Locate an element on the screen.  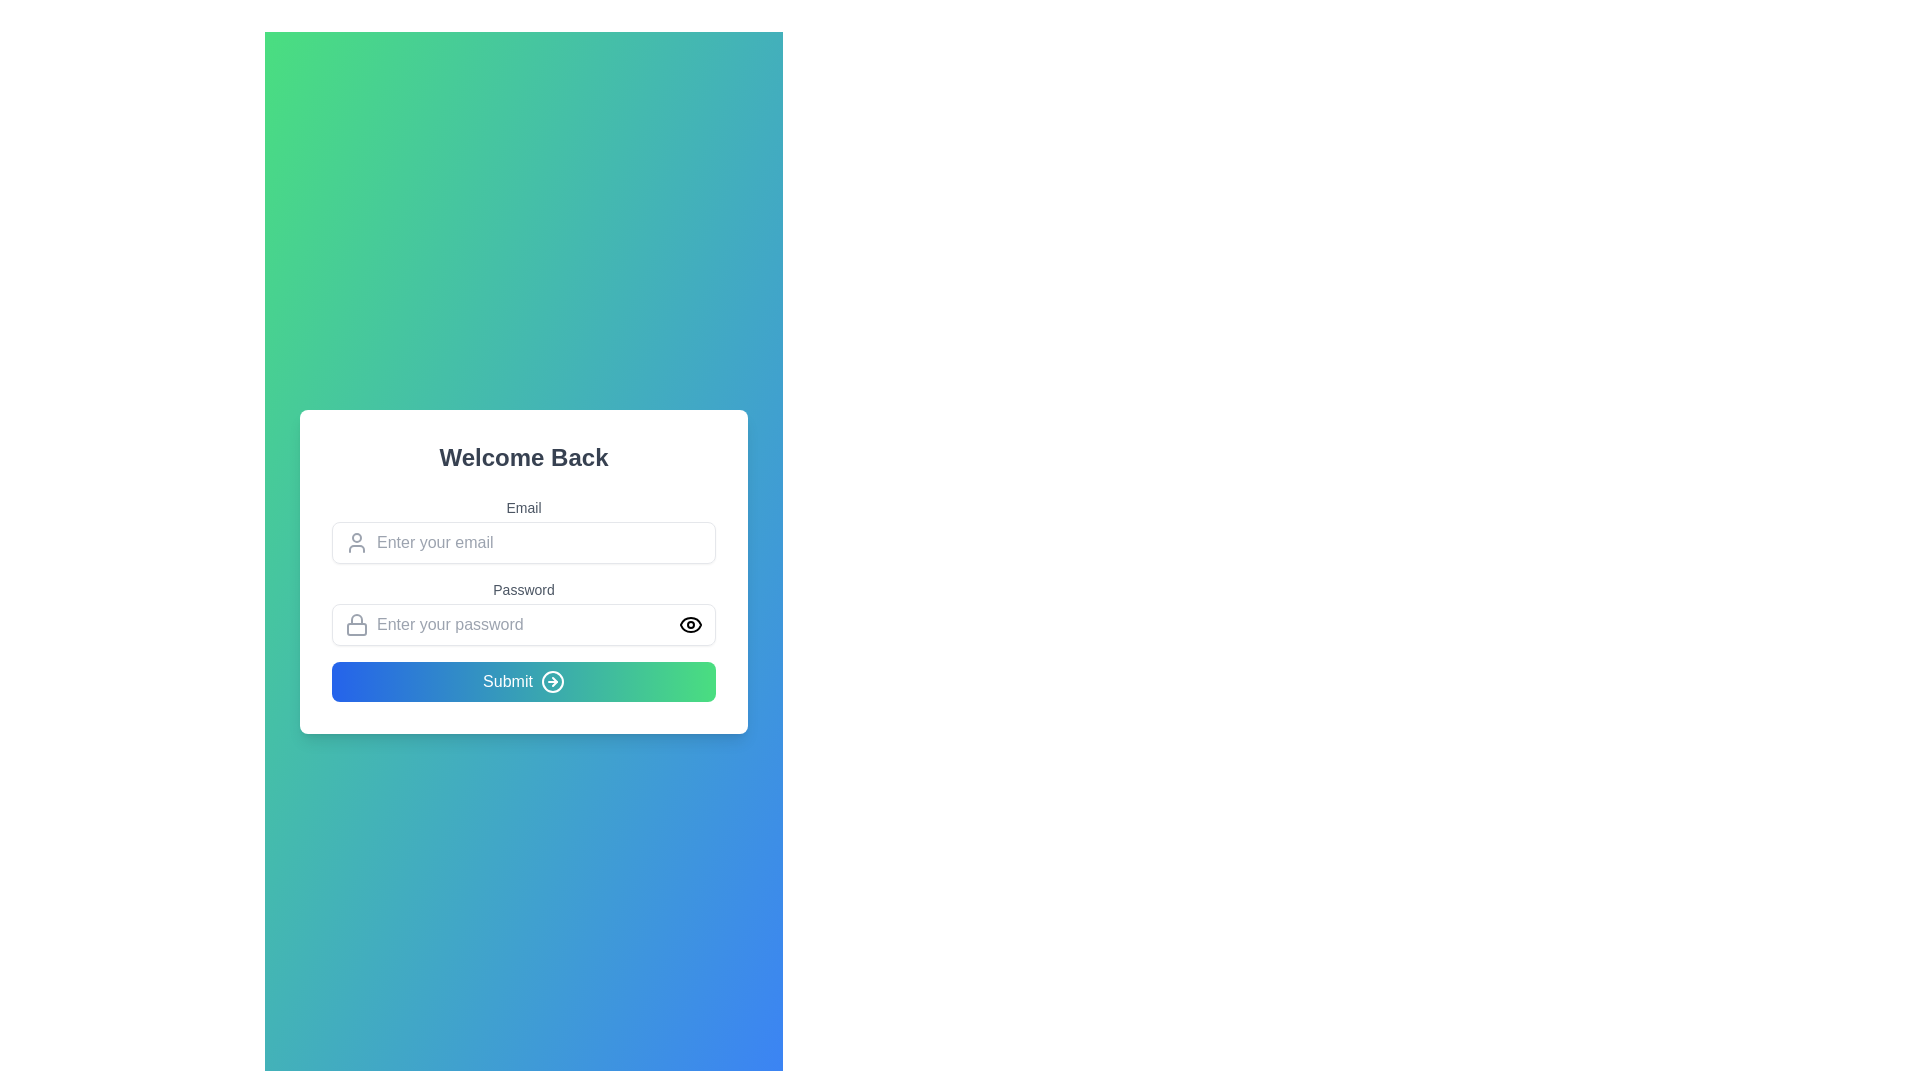
the padlock icon representing security, located at the left side of the password input field is located at coordinates (356, 623).